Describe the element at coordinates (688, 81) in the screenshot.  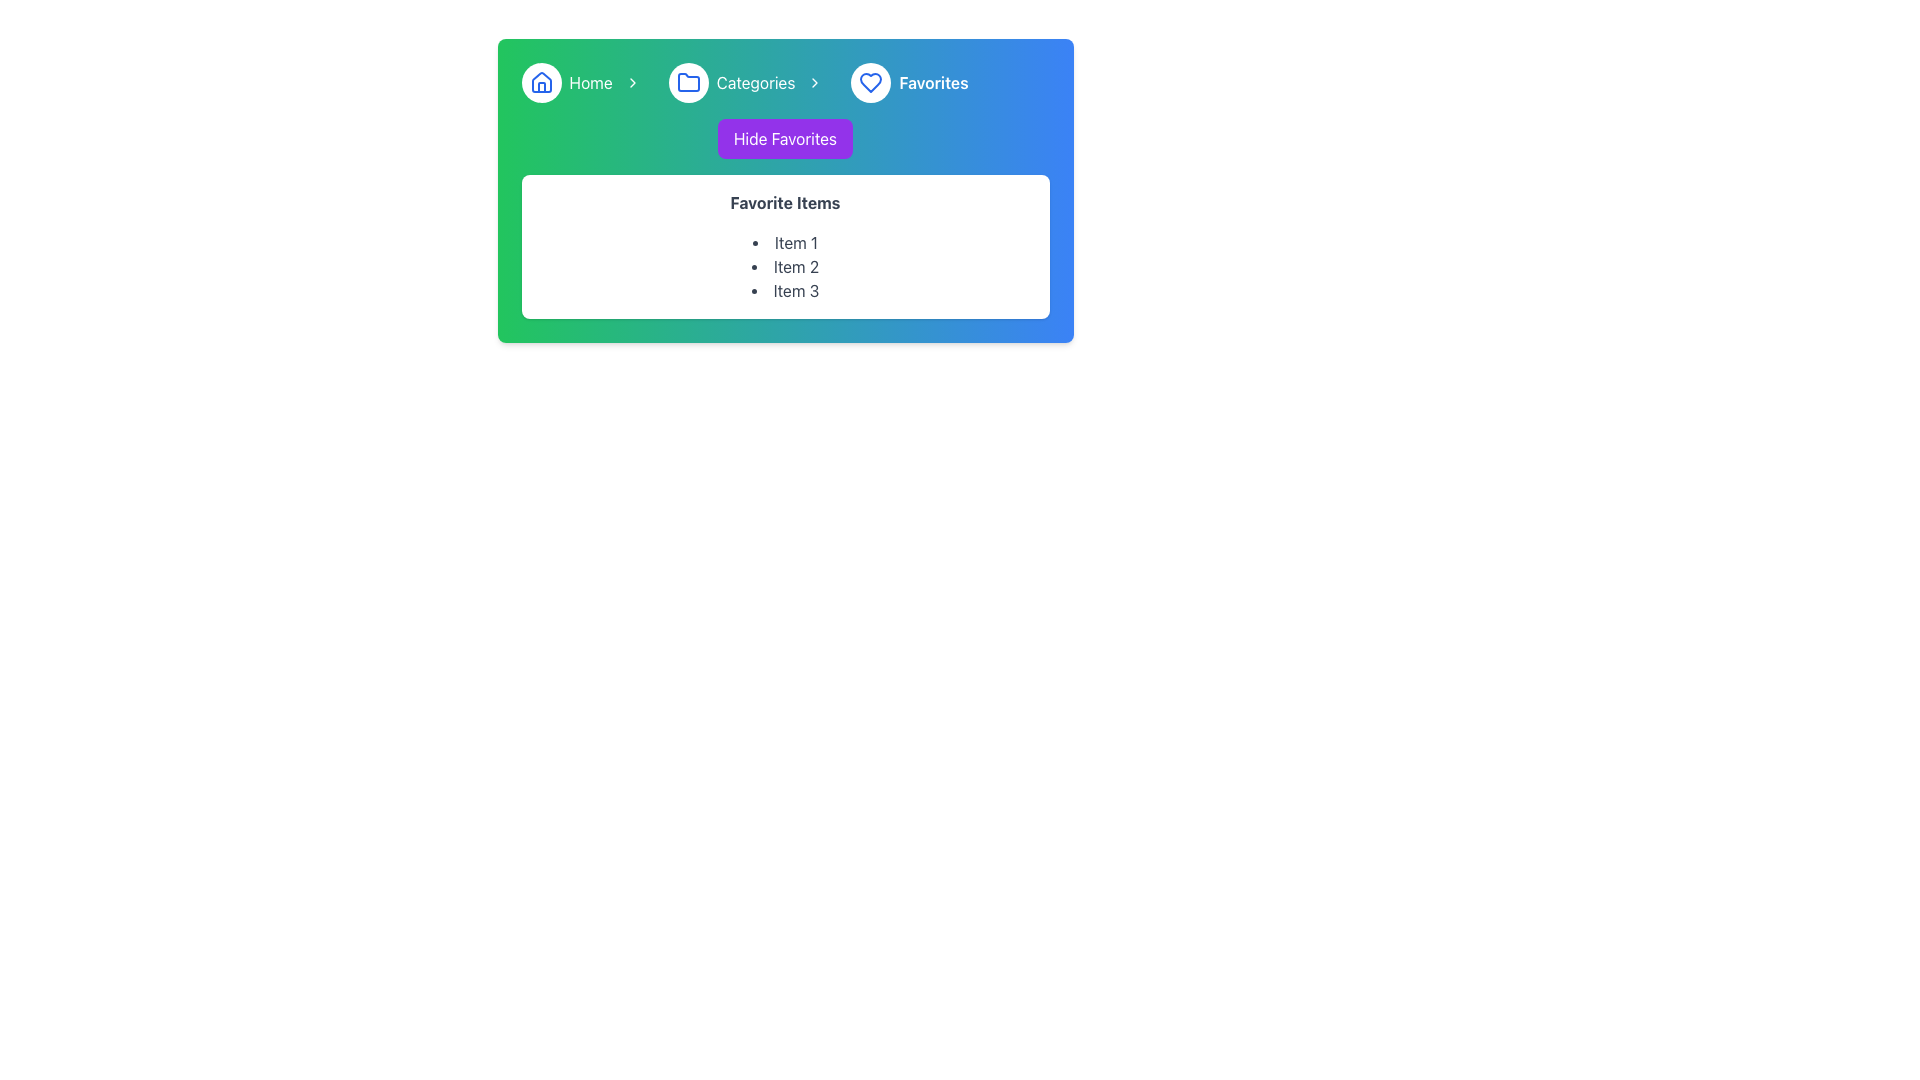
I see `the folder icon in the top left area of the navigation bar` at that location.